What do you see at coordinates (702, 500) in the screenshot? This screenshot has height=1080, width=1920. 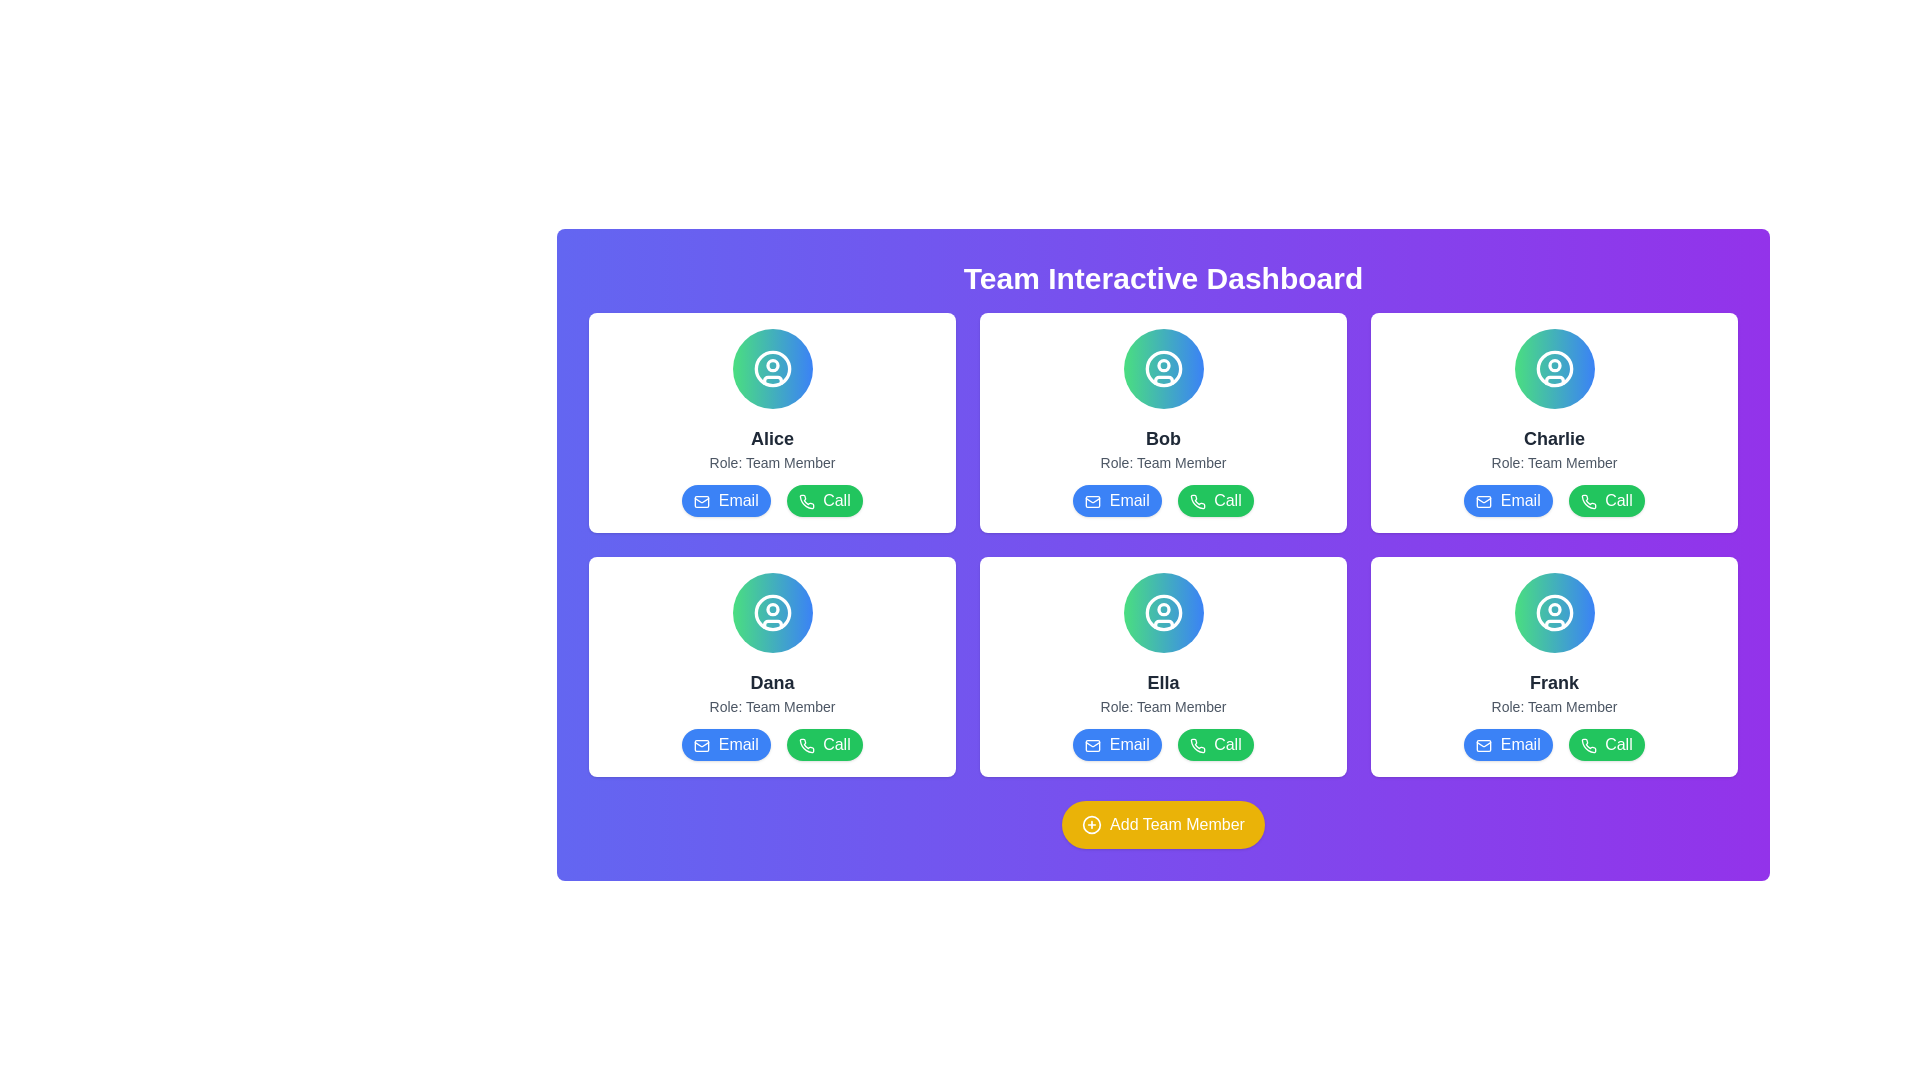 I see `the email icon, which resembles an envelope and is located inside the 'Email' button to the left of the button's text under Alice's card in the first column, first row of the grid layout` at bounding box center [702, 500].